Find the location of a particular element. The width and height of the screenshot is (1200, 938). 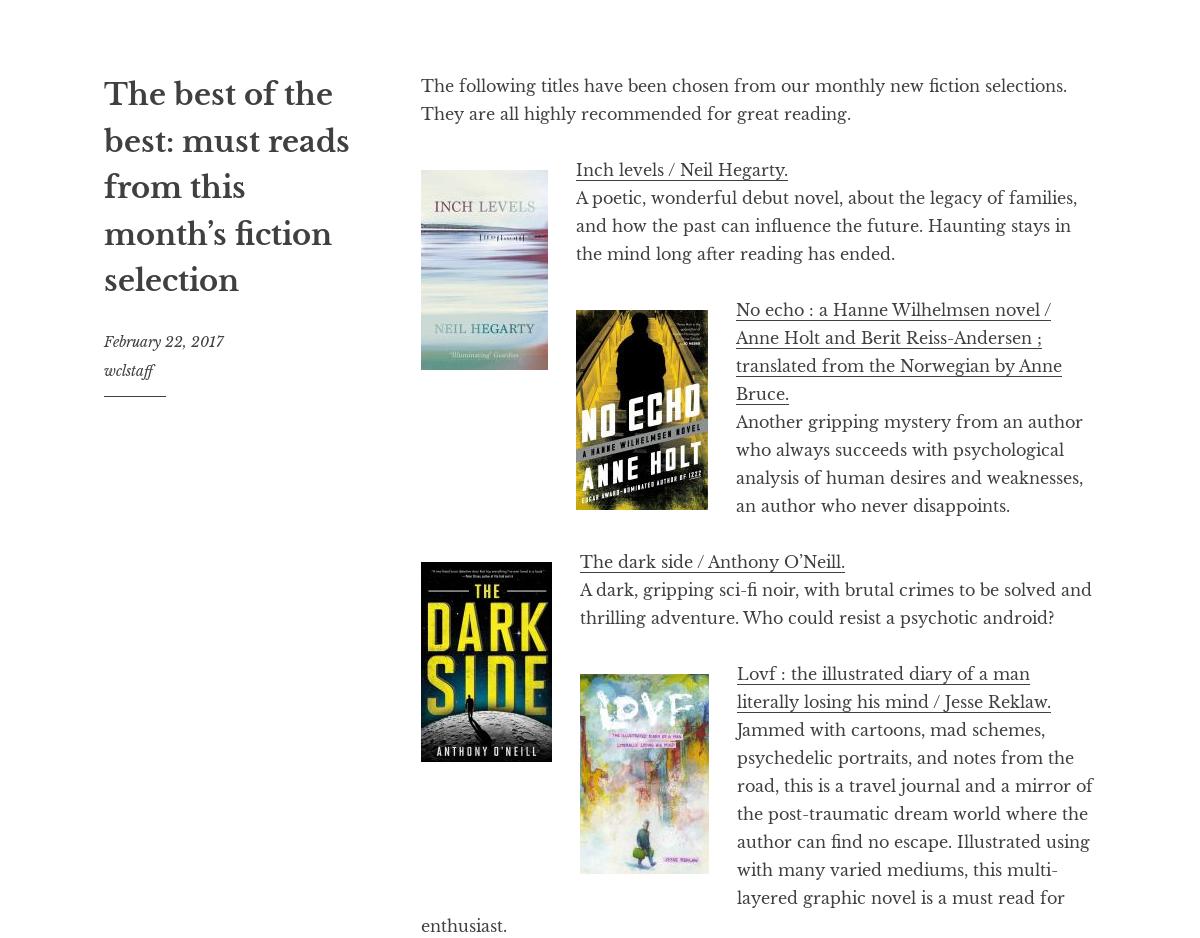

'Inch levels / Neil Hegarty.' is located at coordinates (681, 168).